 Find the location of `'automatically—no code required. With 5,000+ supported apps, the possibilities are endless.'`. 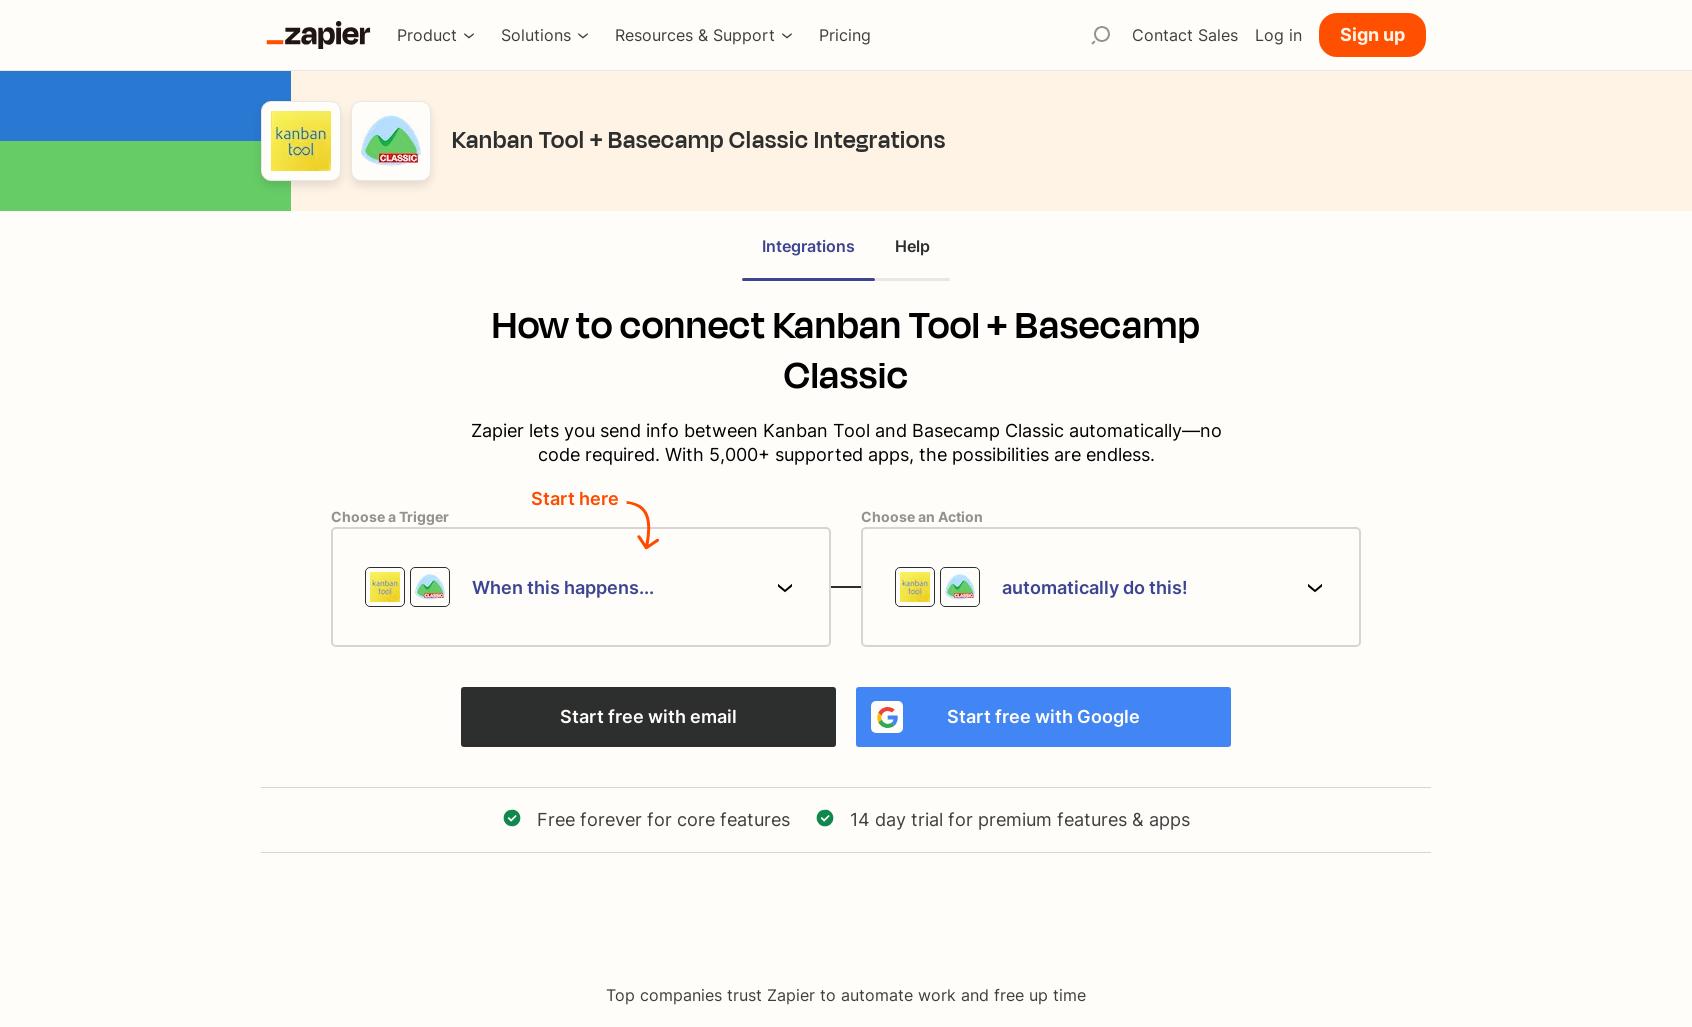

'automatically—no code required. With 5,000+ supported apps, the possibilities are endless.' is located at coordinates (877, 441).